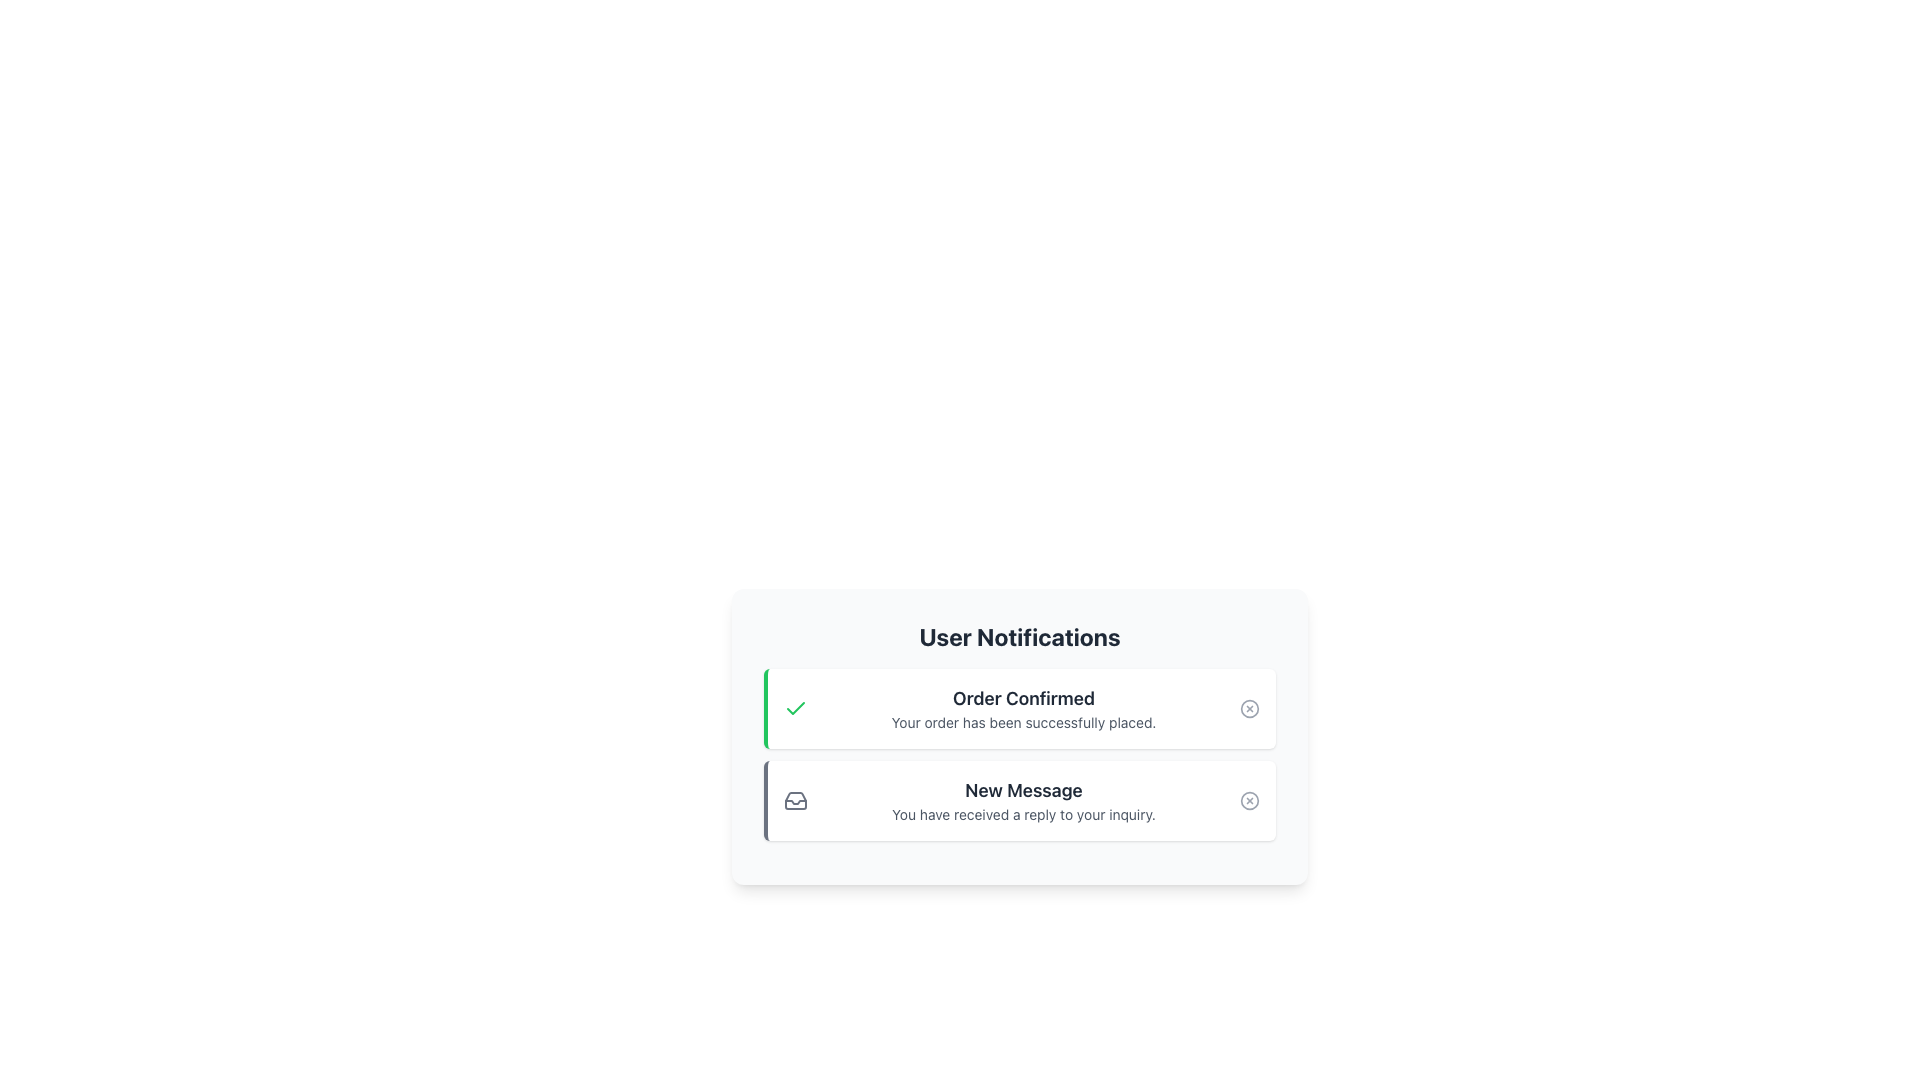 Image resolution: width=1920 pixels, height=1080 pixels. What do you see at coordinates (795, 801) in the screenshot?
I see `the triangular-shaped graphic feature resembling a downward arrow within the circular section of the SVG icon in the second row of the notifications list, located to the left of the 'New Message' label` at bounding box center [795, 801].